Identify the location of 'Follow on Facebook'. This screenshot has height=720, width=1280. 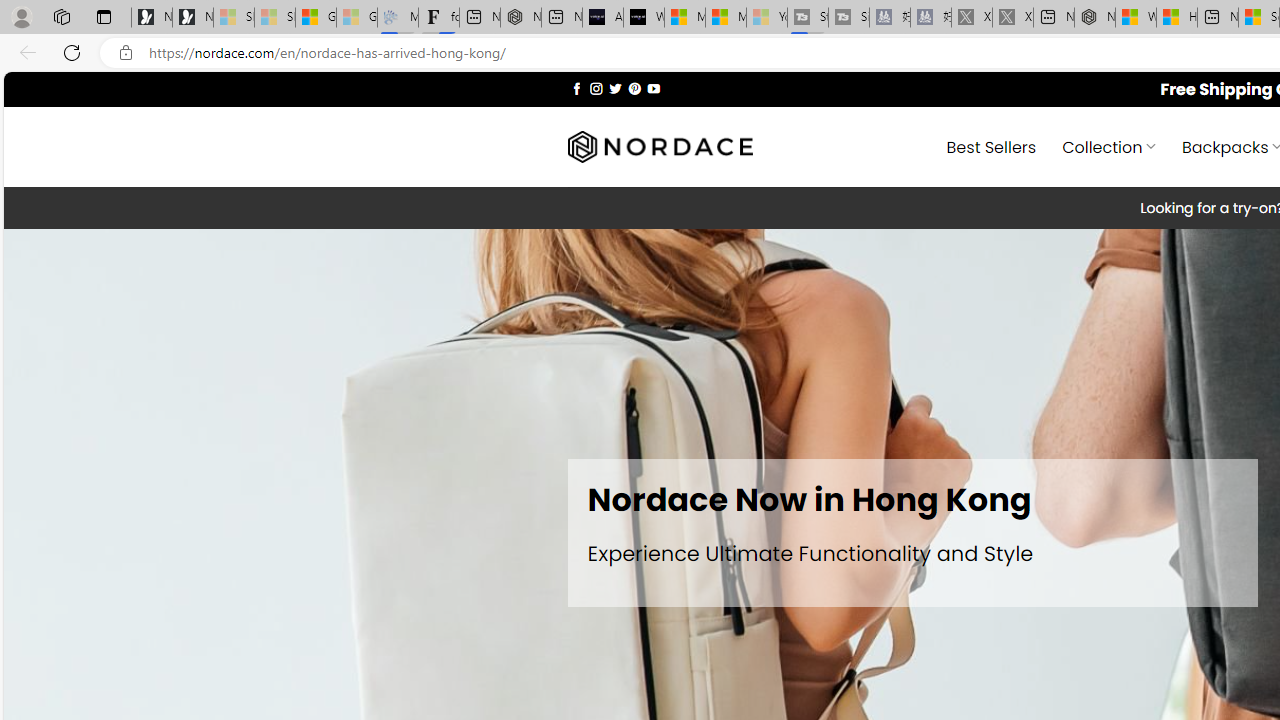
(576, 87).